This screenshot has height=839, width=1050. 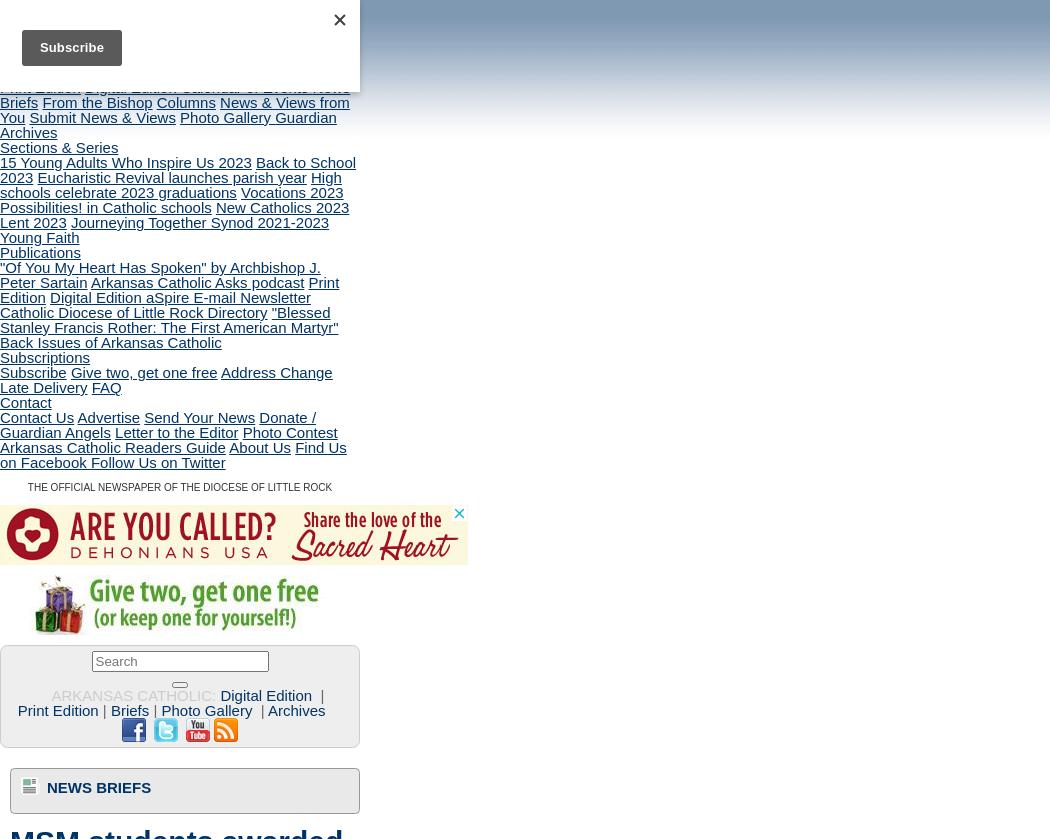 What do you see at coordinates (39, 252) in the screenshot?
I see `'Publications'` at bounding box center [39, 252].